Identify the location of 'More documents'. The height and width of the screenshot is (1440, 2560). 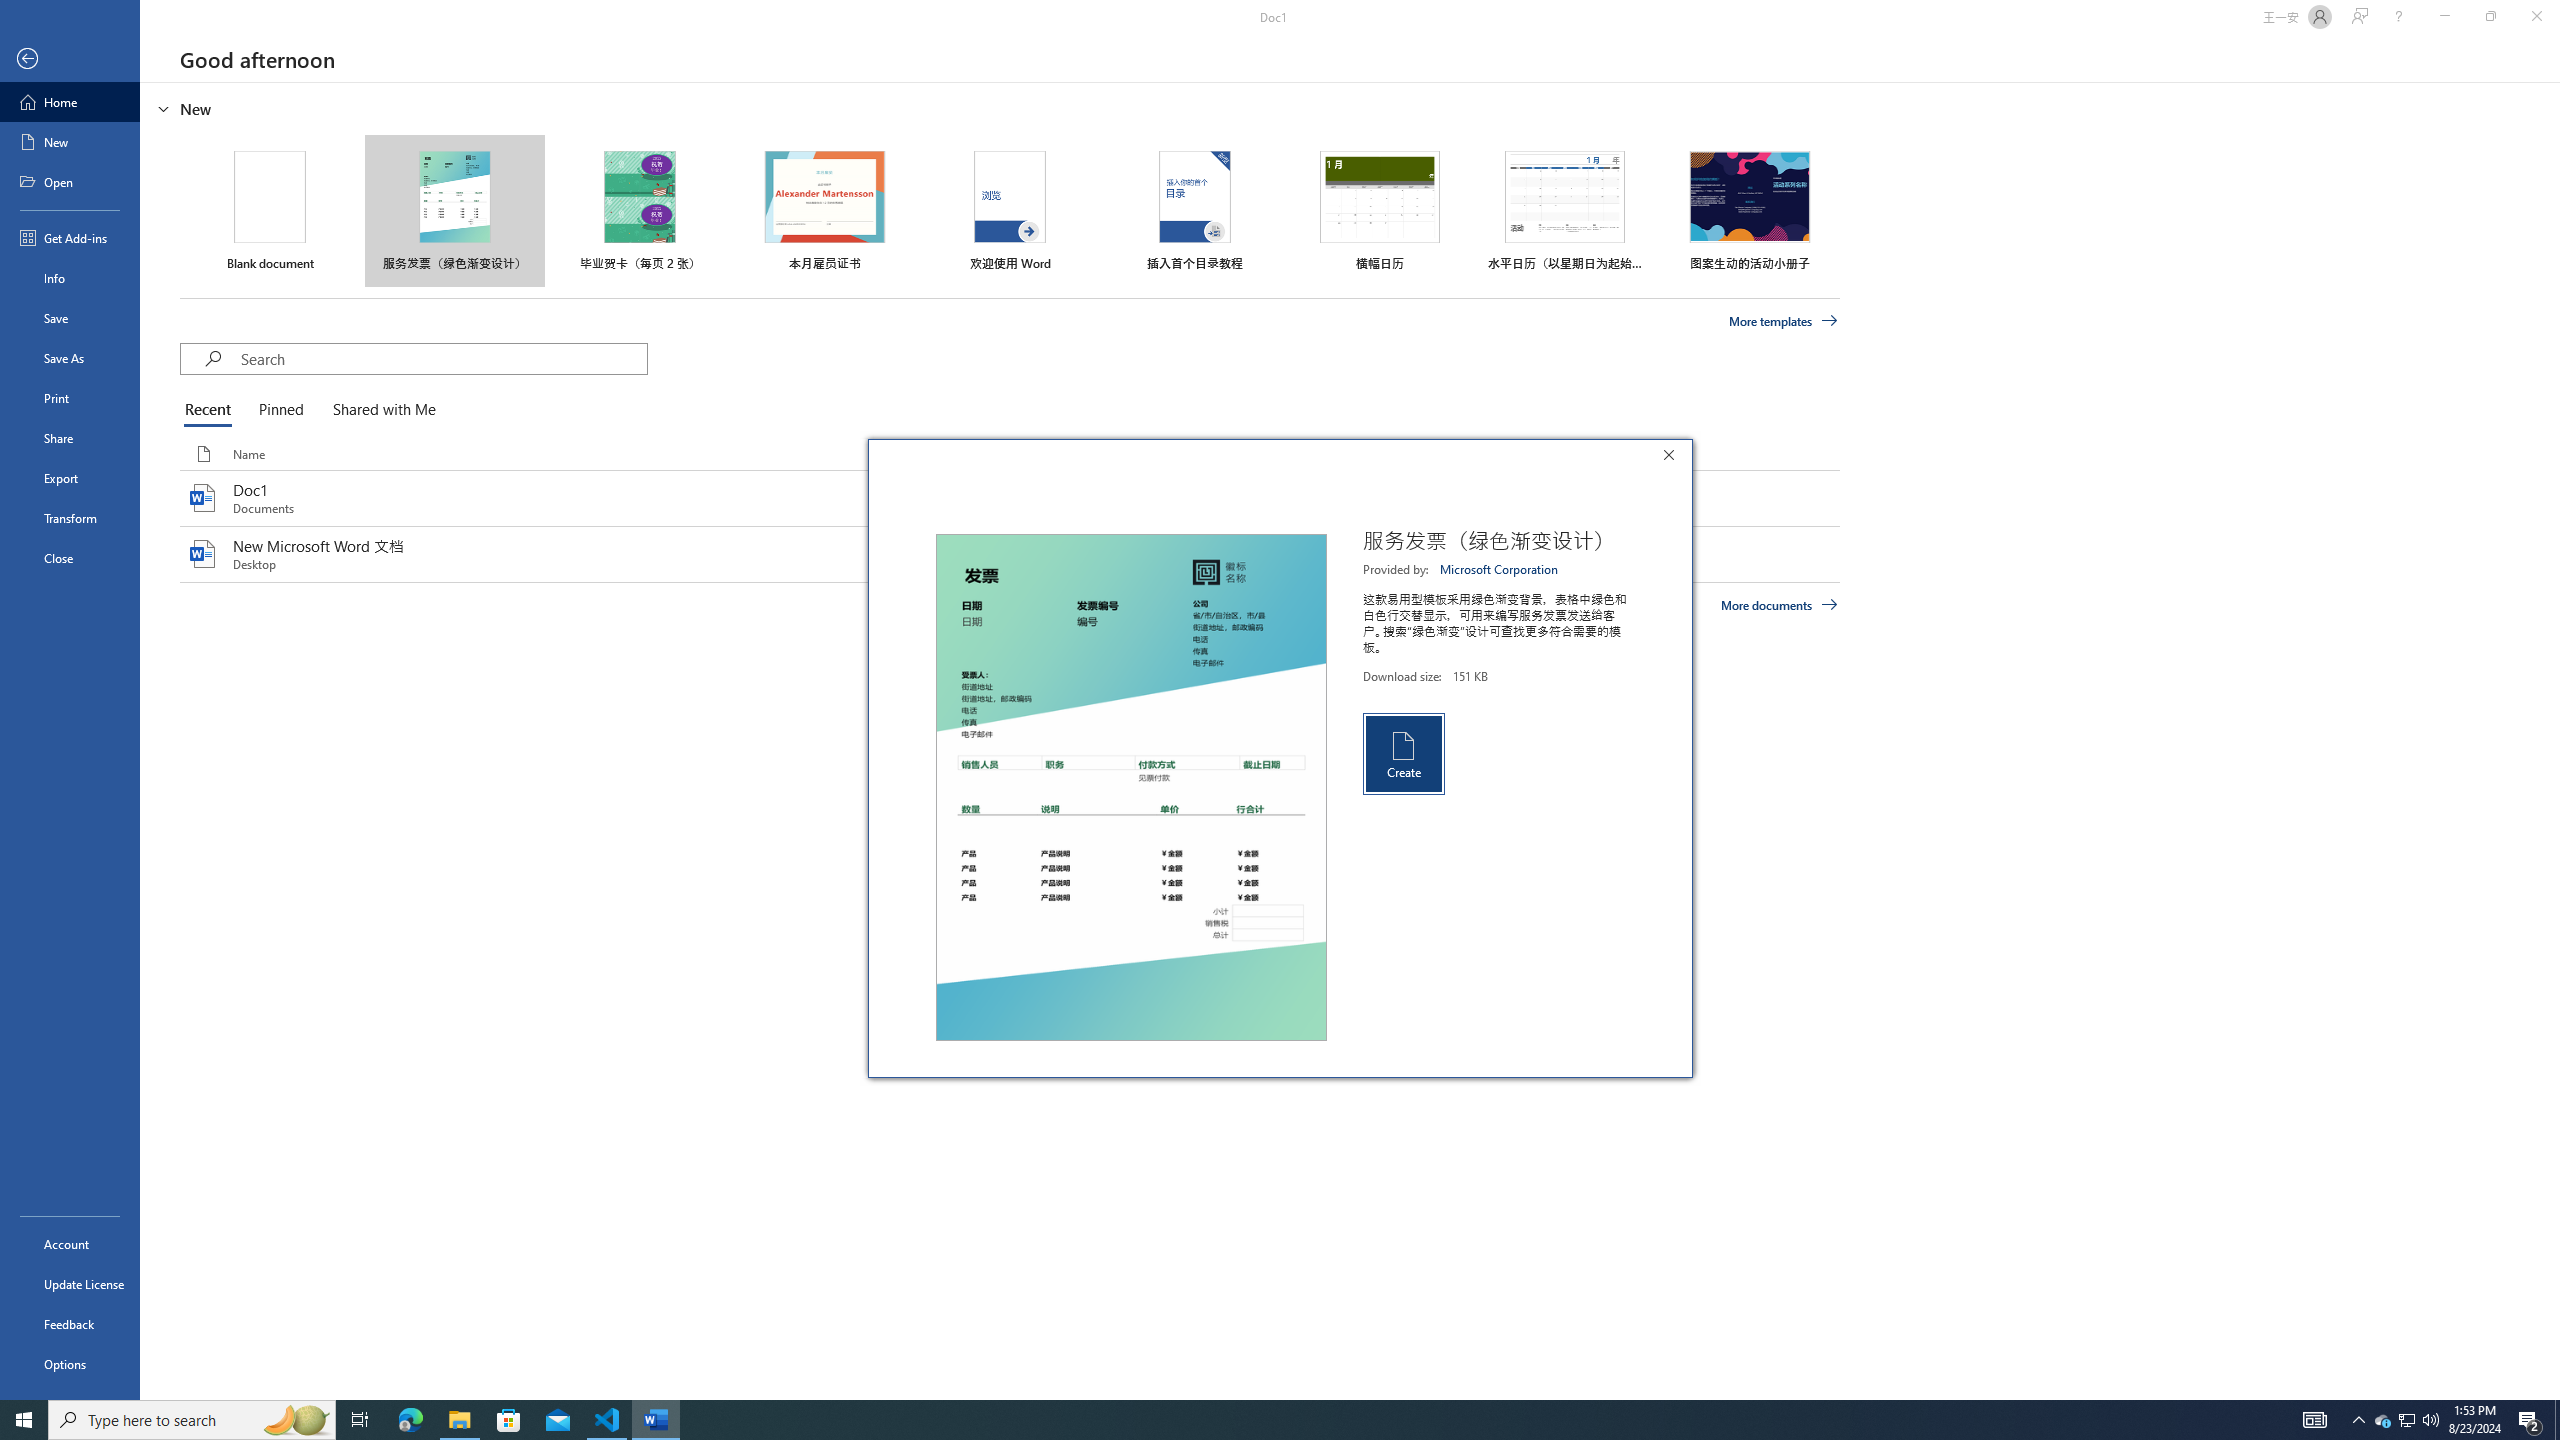
(1778, 604).